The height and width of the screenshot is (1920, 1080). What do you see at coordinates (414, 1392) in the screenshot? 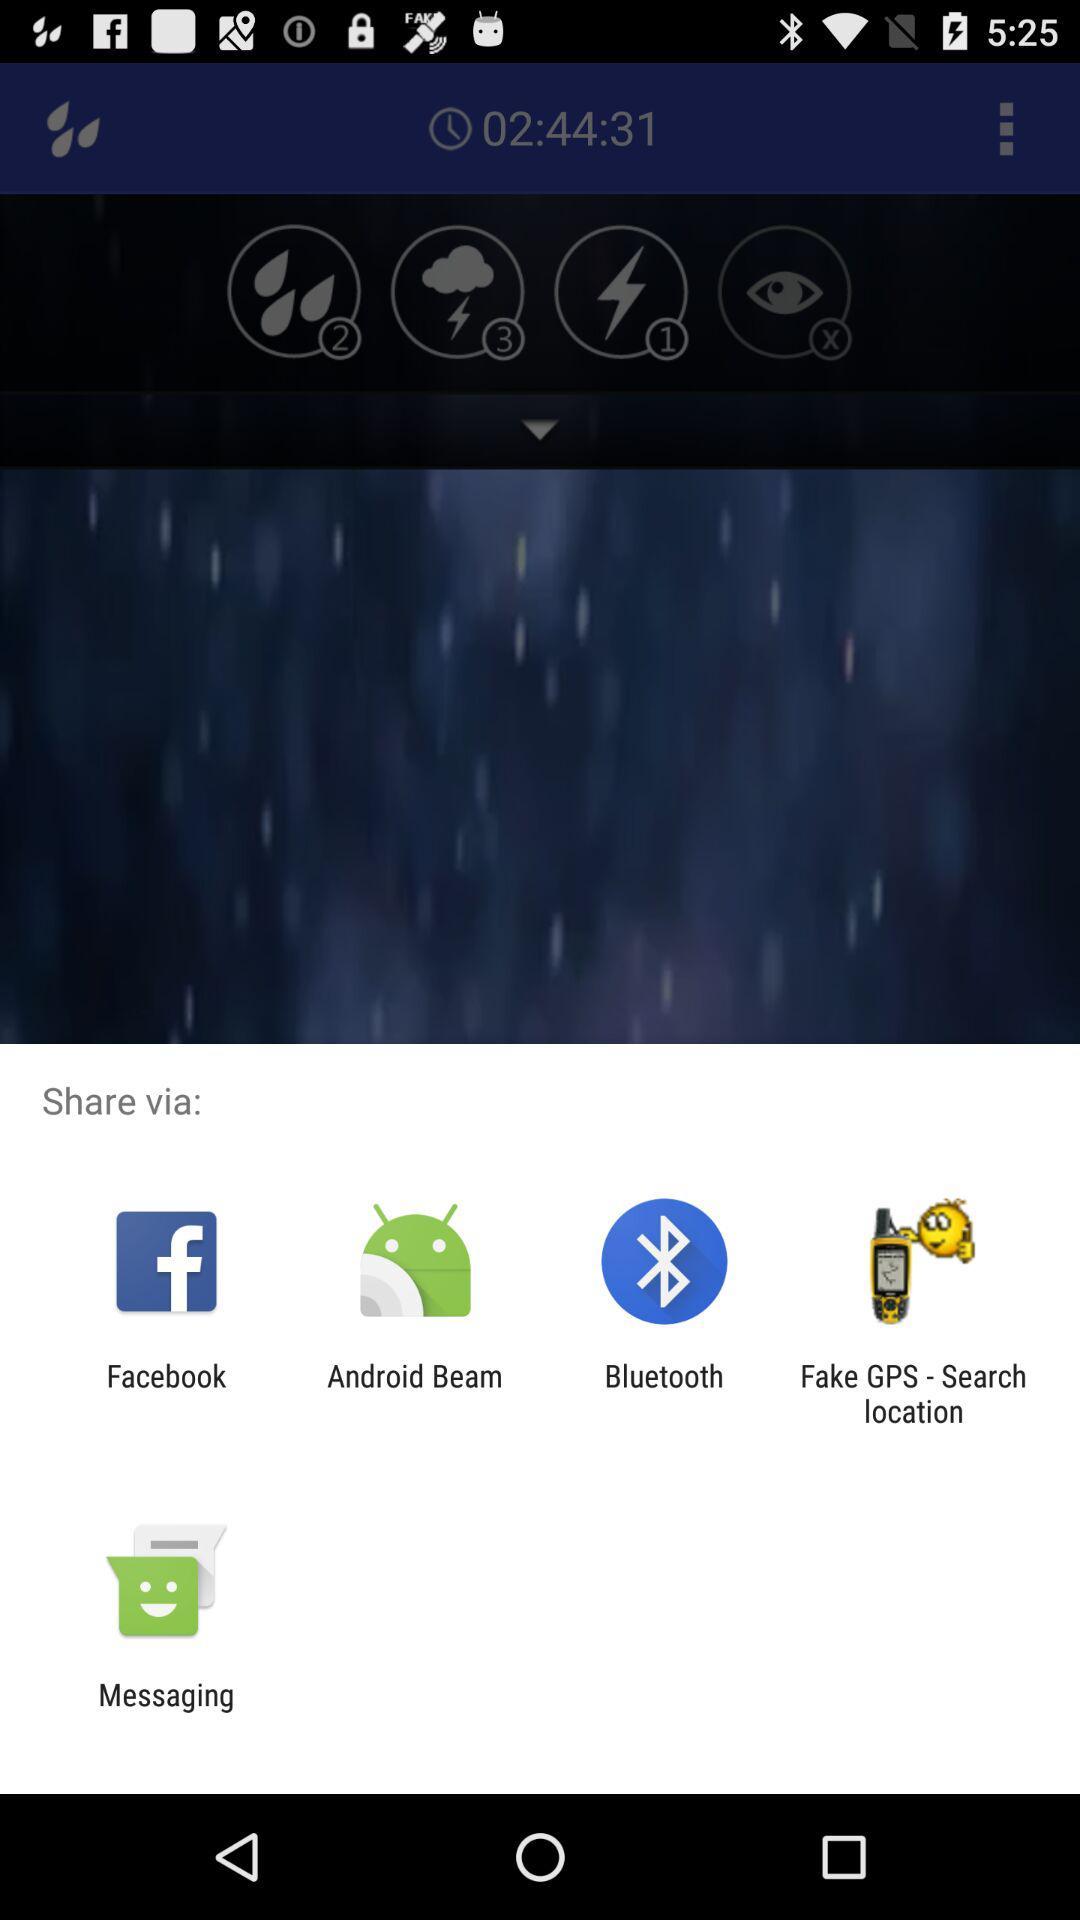
I see `android beam app` at bounding box center [414, 1392].